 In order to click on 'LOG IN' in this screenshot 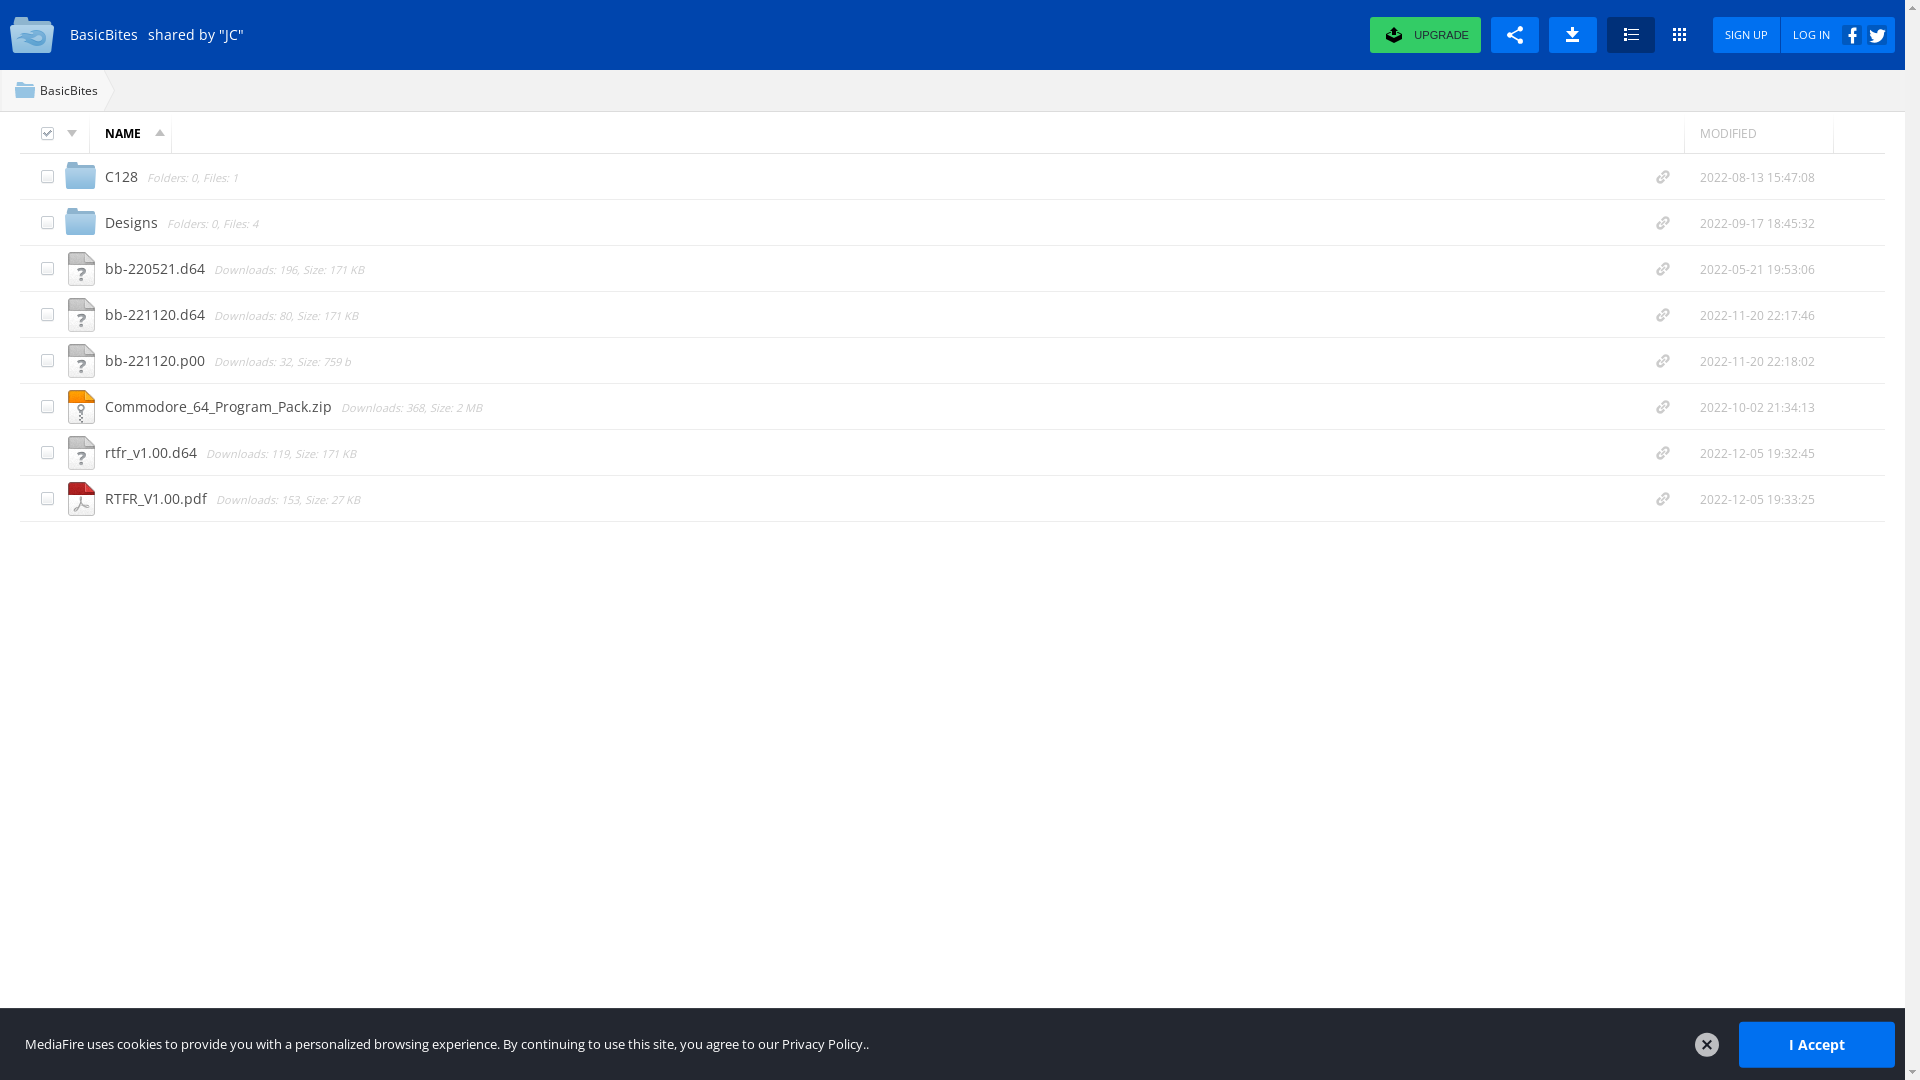, I will do `click(1838, 34)`.